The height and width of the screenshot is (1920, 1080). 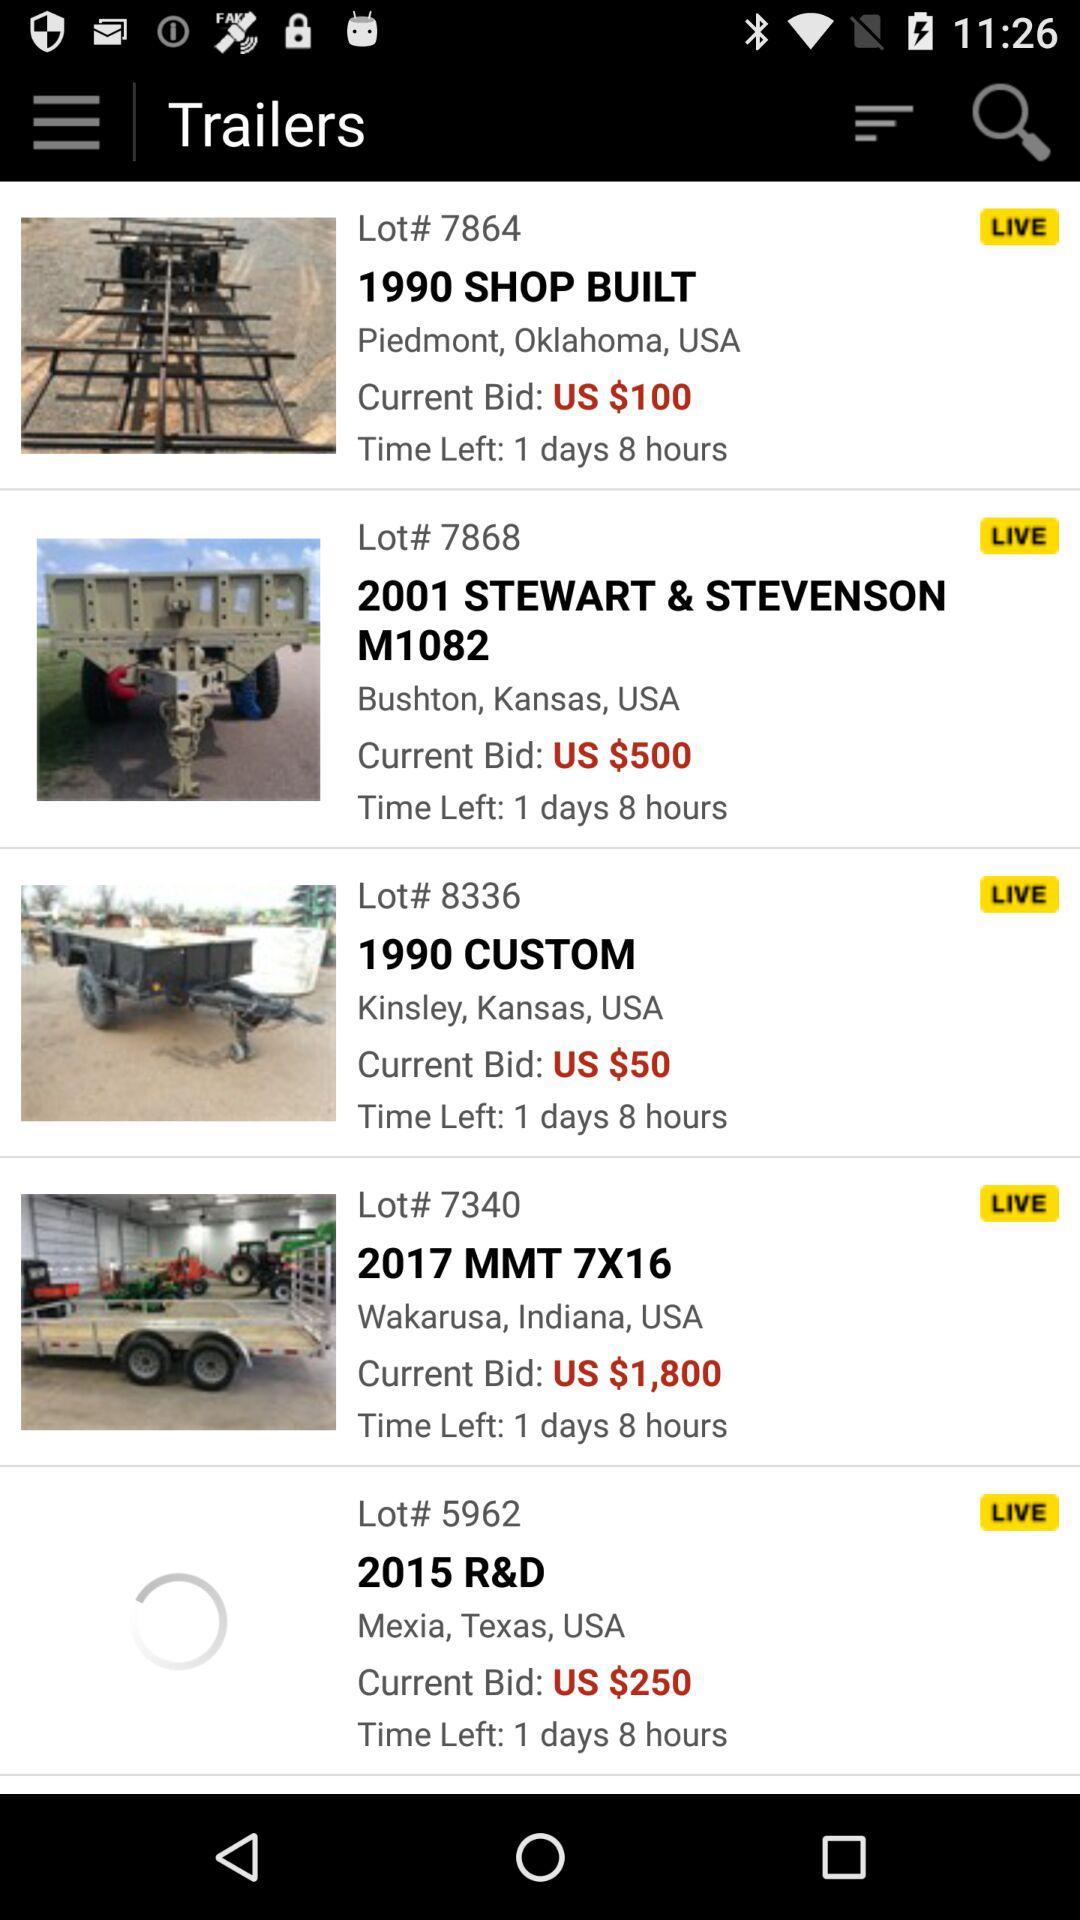 I want to click on icon above the 1990 custom  icon, so click(x=438, y=893).